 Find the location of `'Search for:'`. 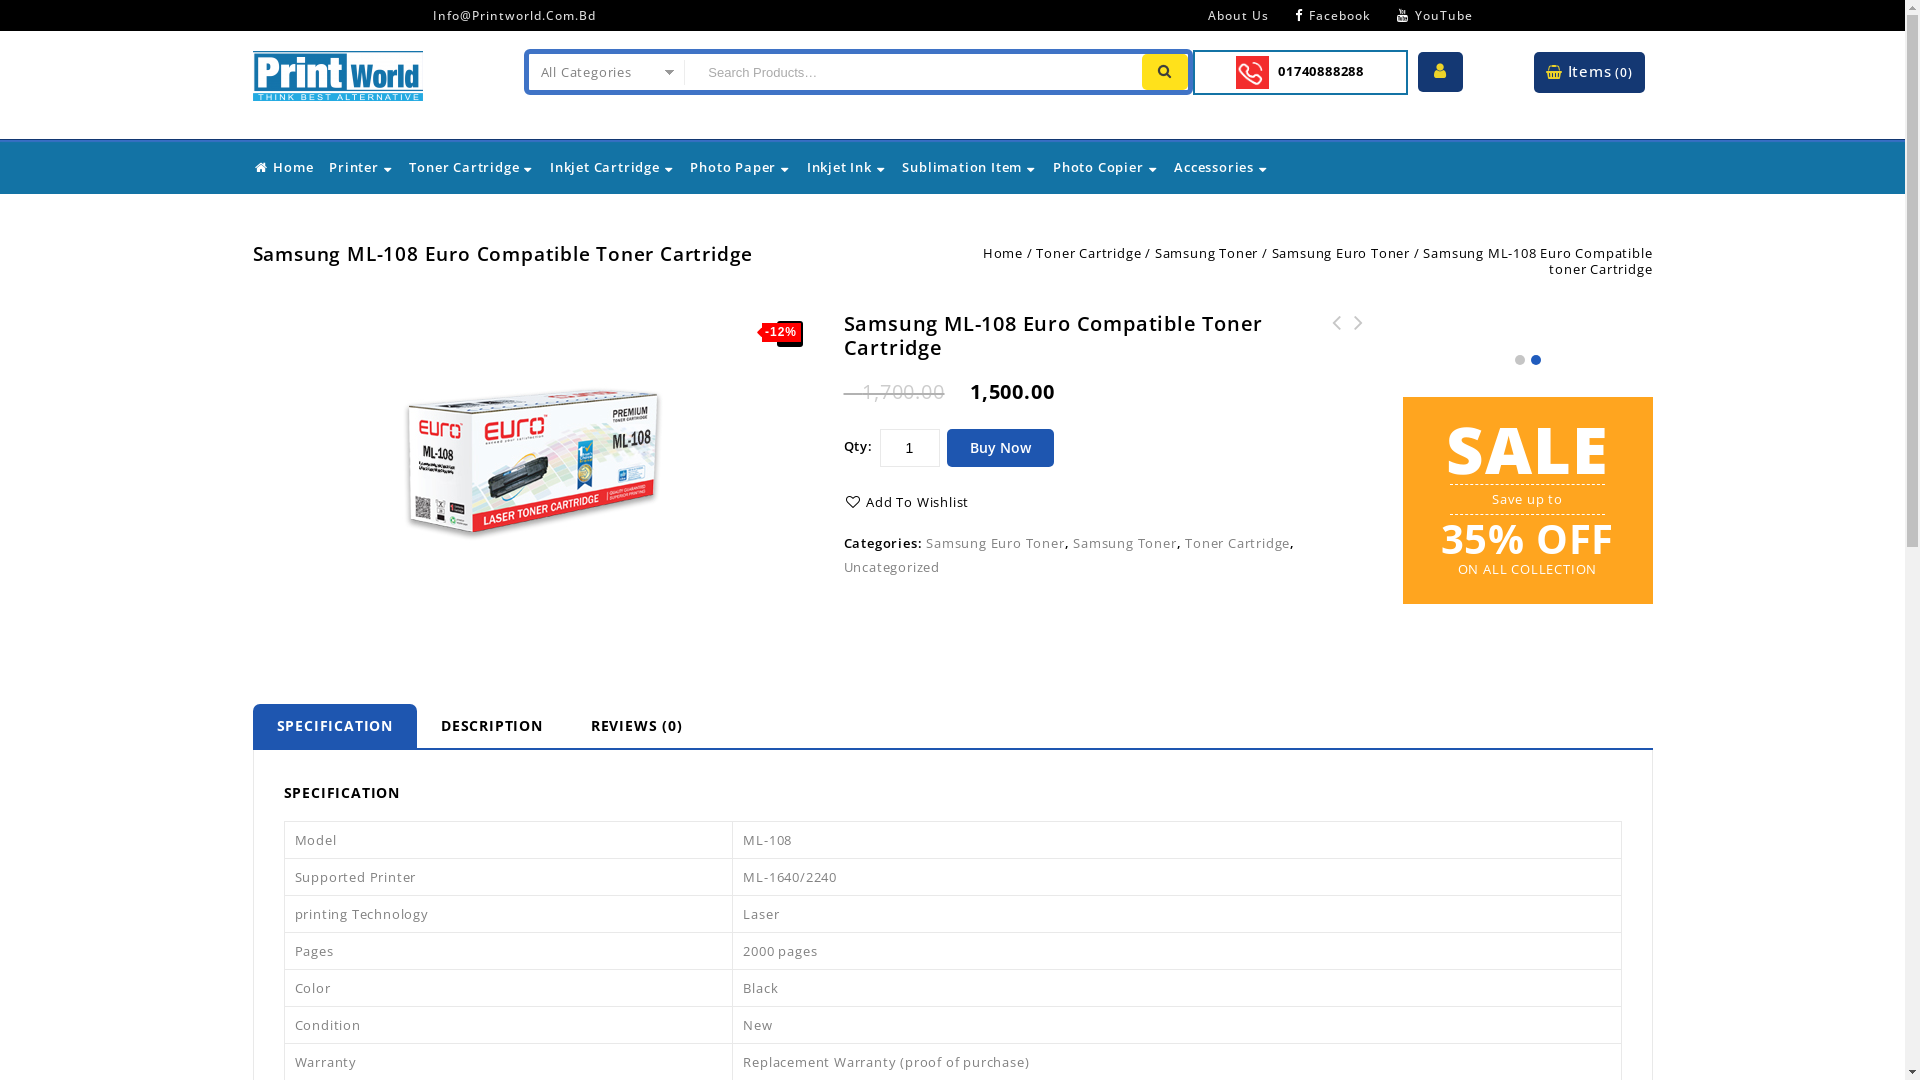

'Search for:' is located at coordinates (909, 71).